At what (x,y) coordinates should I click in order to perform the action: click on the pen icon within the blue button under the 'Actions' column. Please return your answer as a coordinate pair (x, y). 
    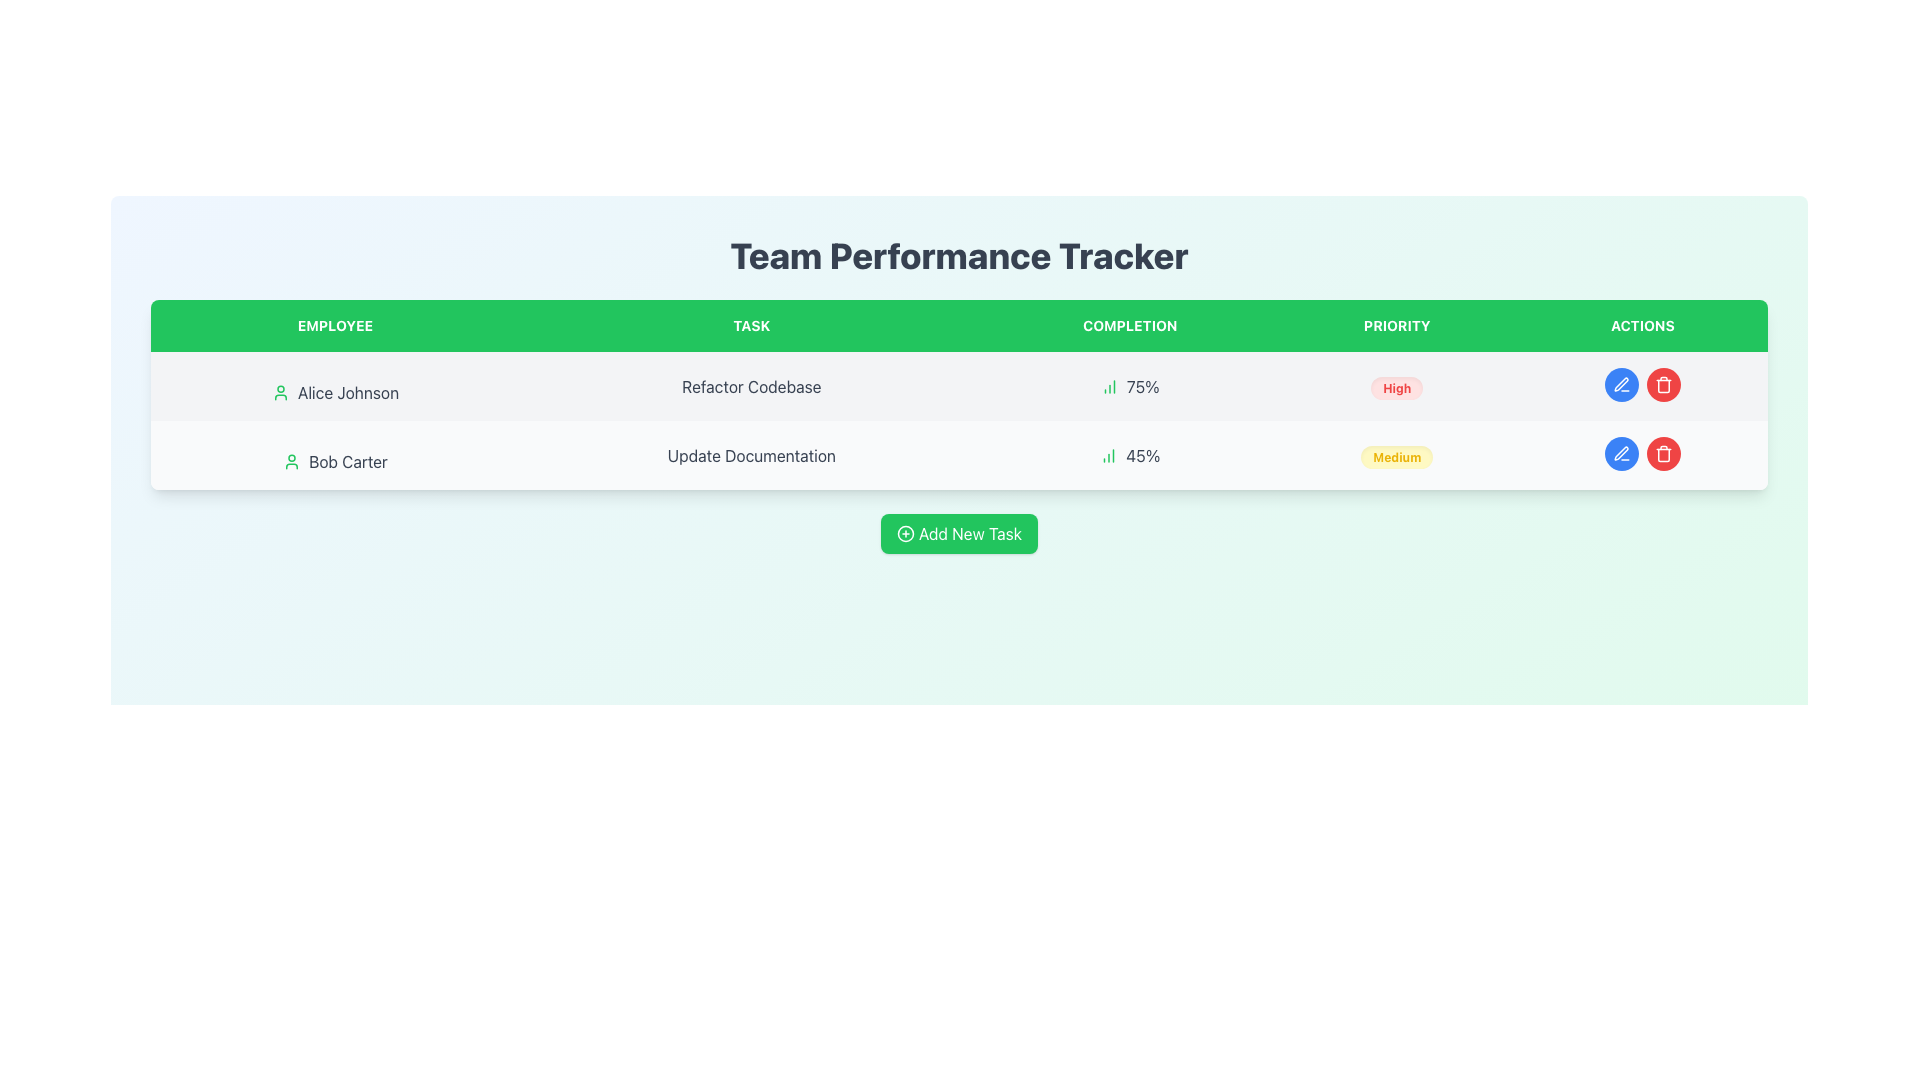
    Looking at the image, I should click on (1621, 453).